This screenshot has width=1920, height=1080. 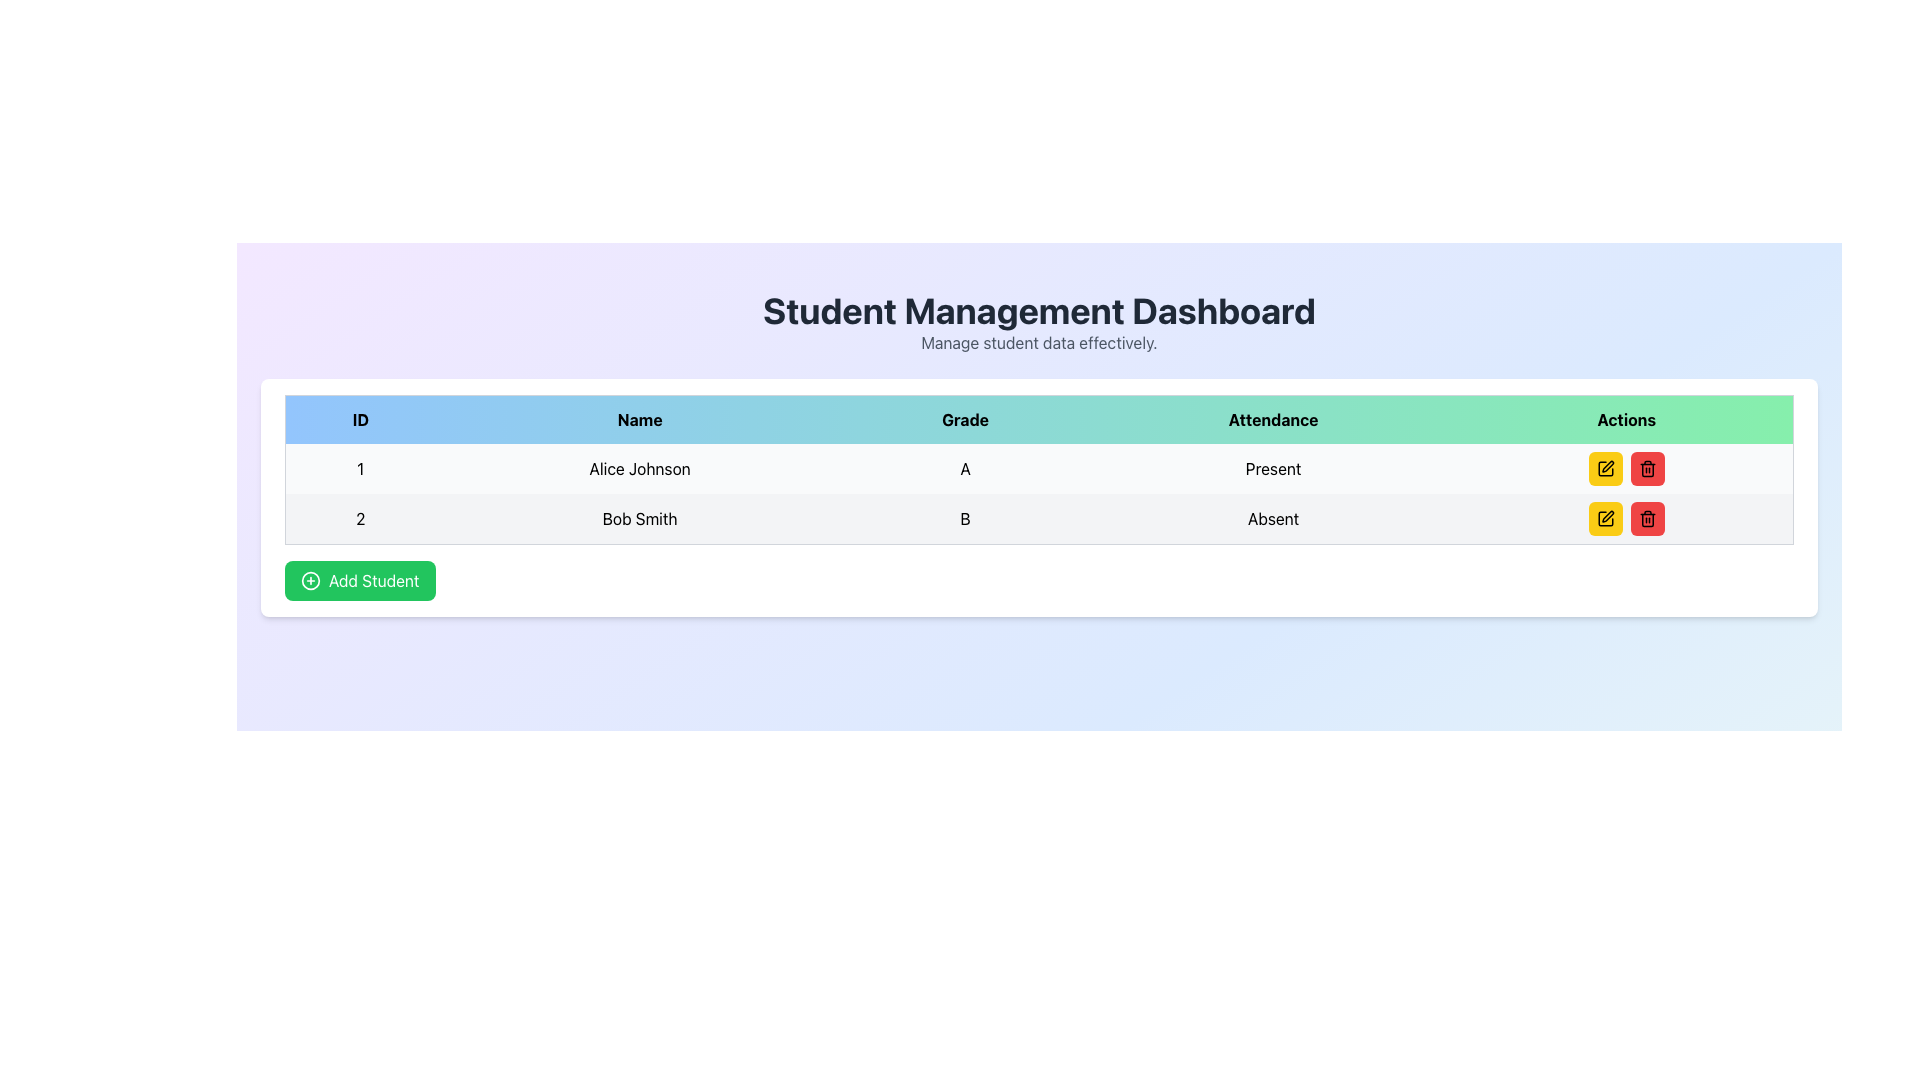 What do you see at coordinates (1647, 518) in the screenshot?
I see `the red delete button with a trash can icon located in the rightmost position of the second row's action buttons for keyboard interaction` at bounding box center [1647, 518].